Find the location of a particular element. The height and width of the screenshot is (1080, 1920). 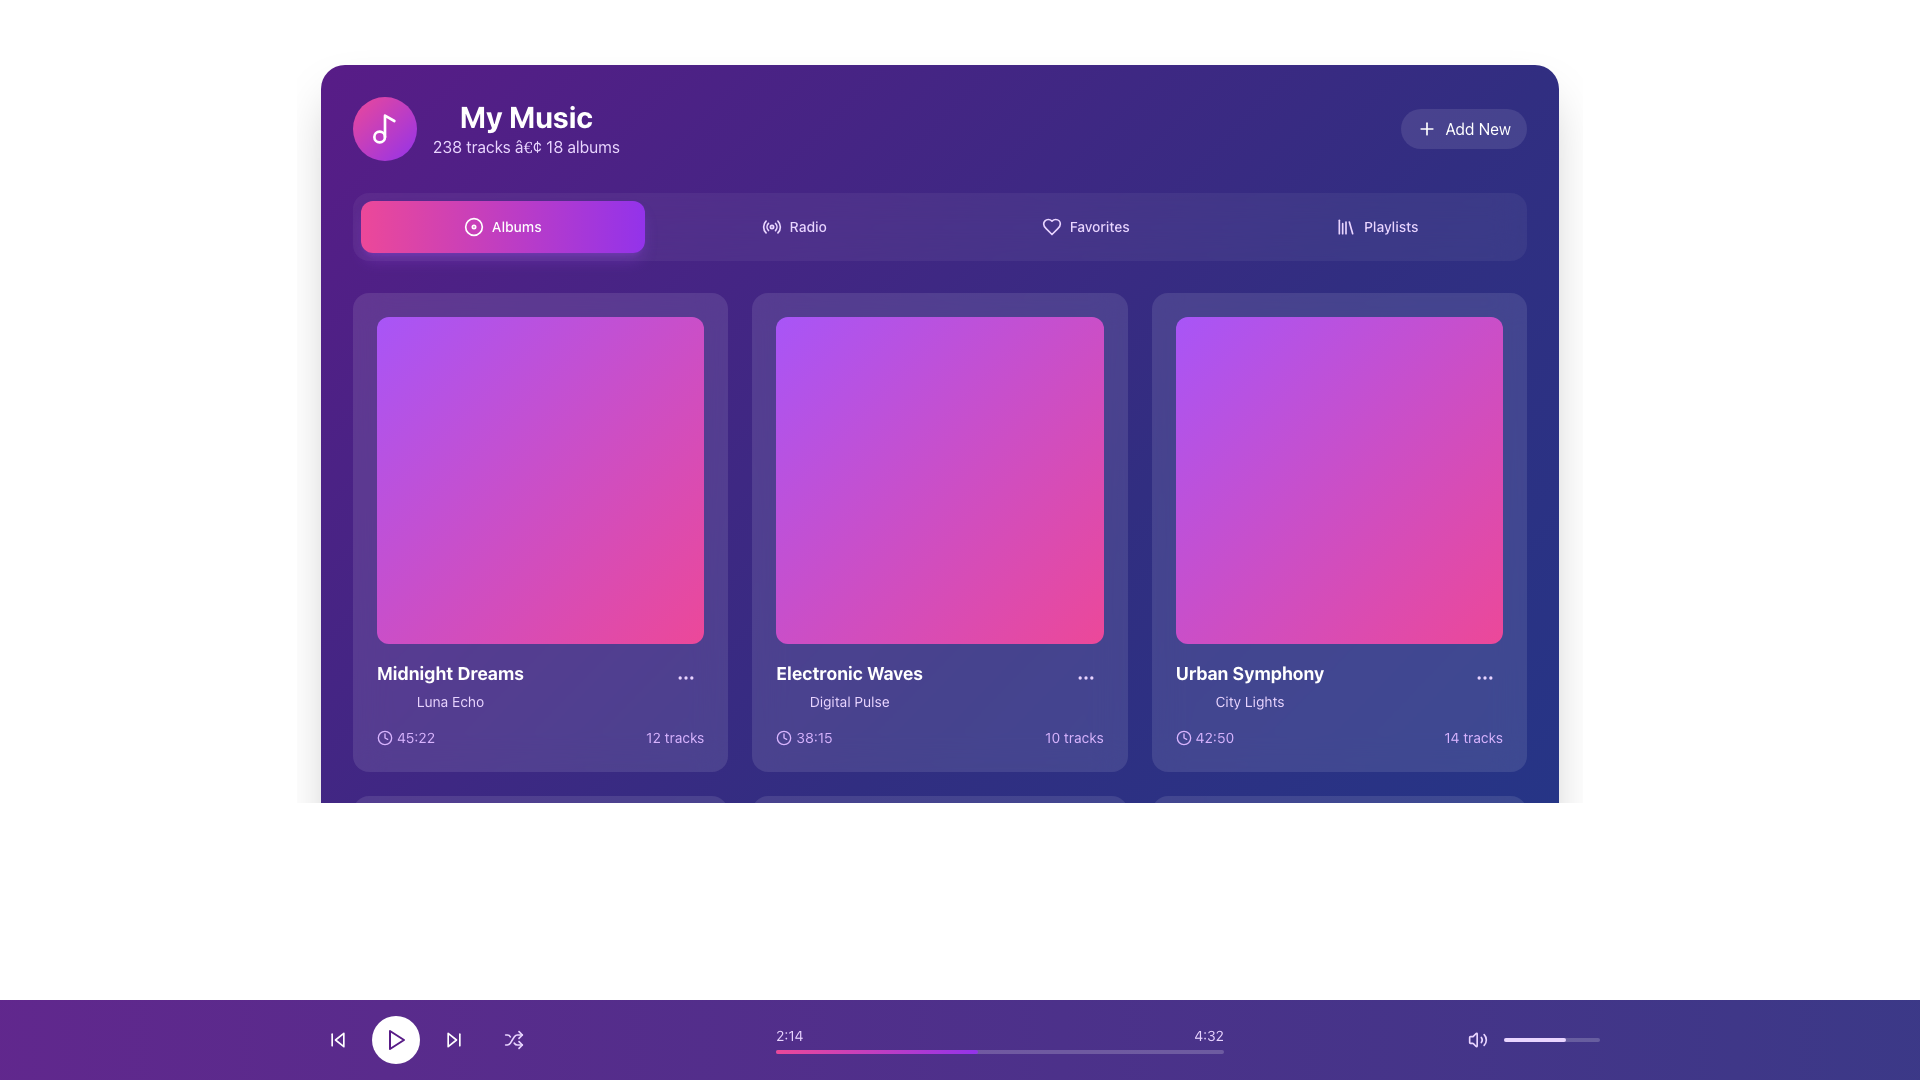

the circular button with a white fill and purple play icon is located at coordinates (395, 1039).